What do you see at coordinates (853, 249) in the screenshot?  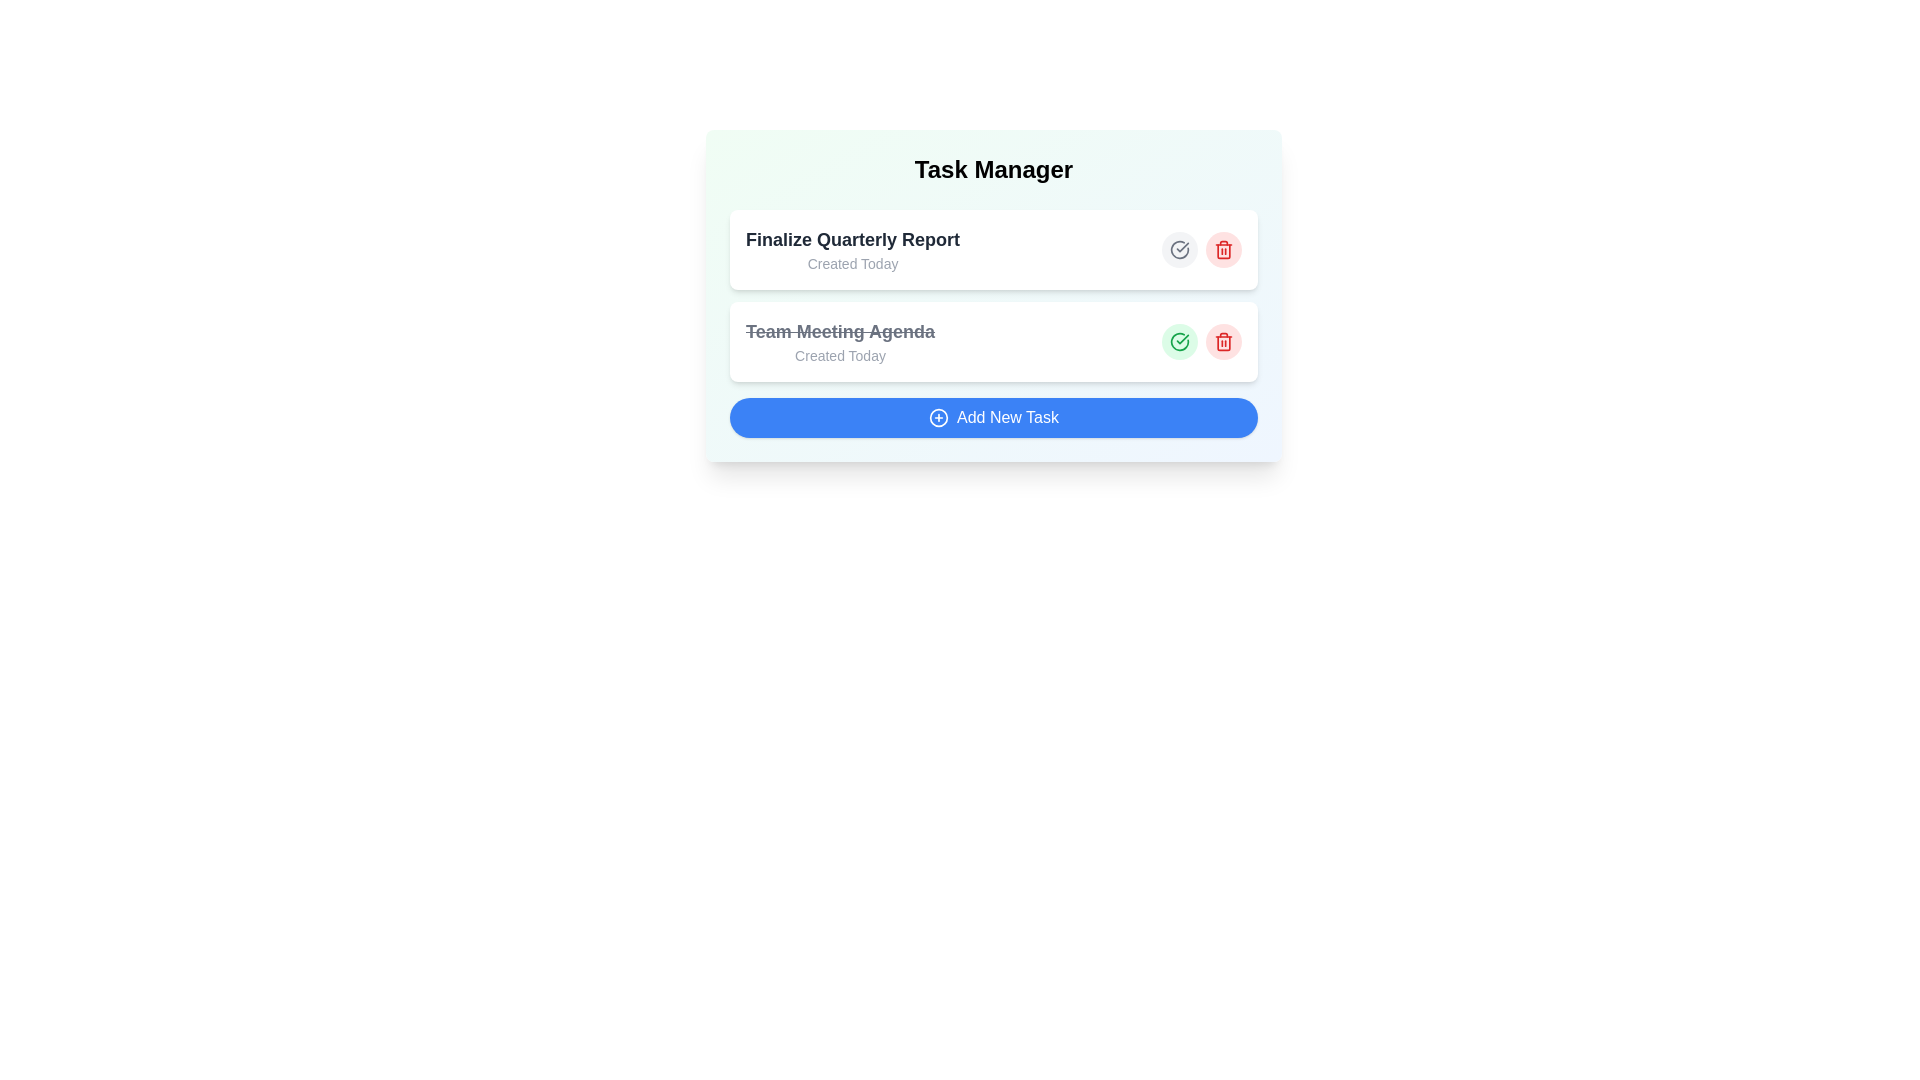 I see `the task item to view its details` at bounding box center [853, 249].